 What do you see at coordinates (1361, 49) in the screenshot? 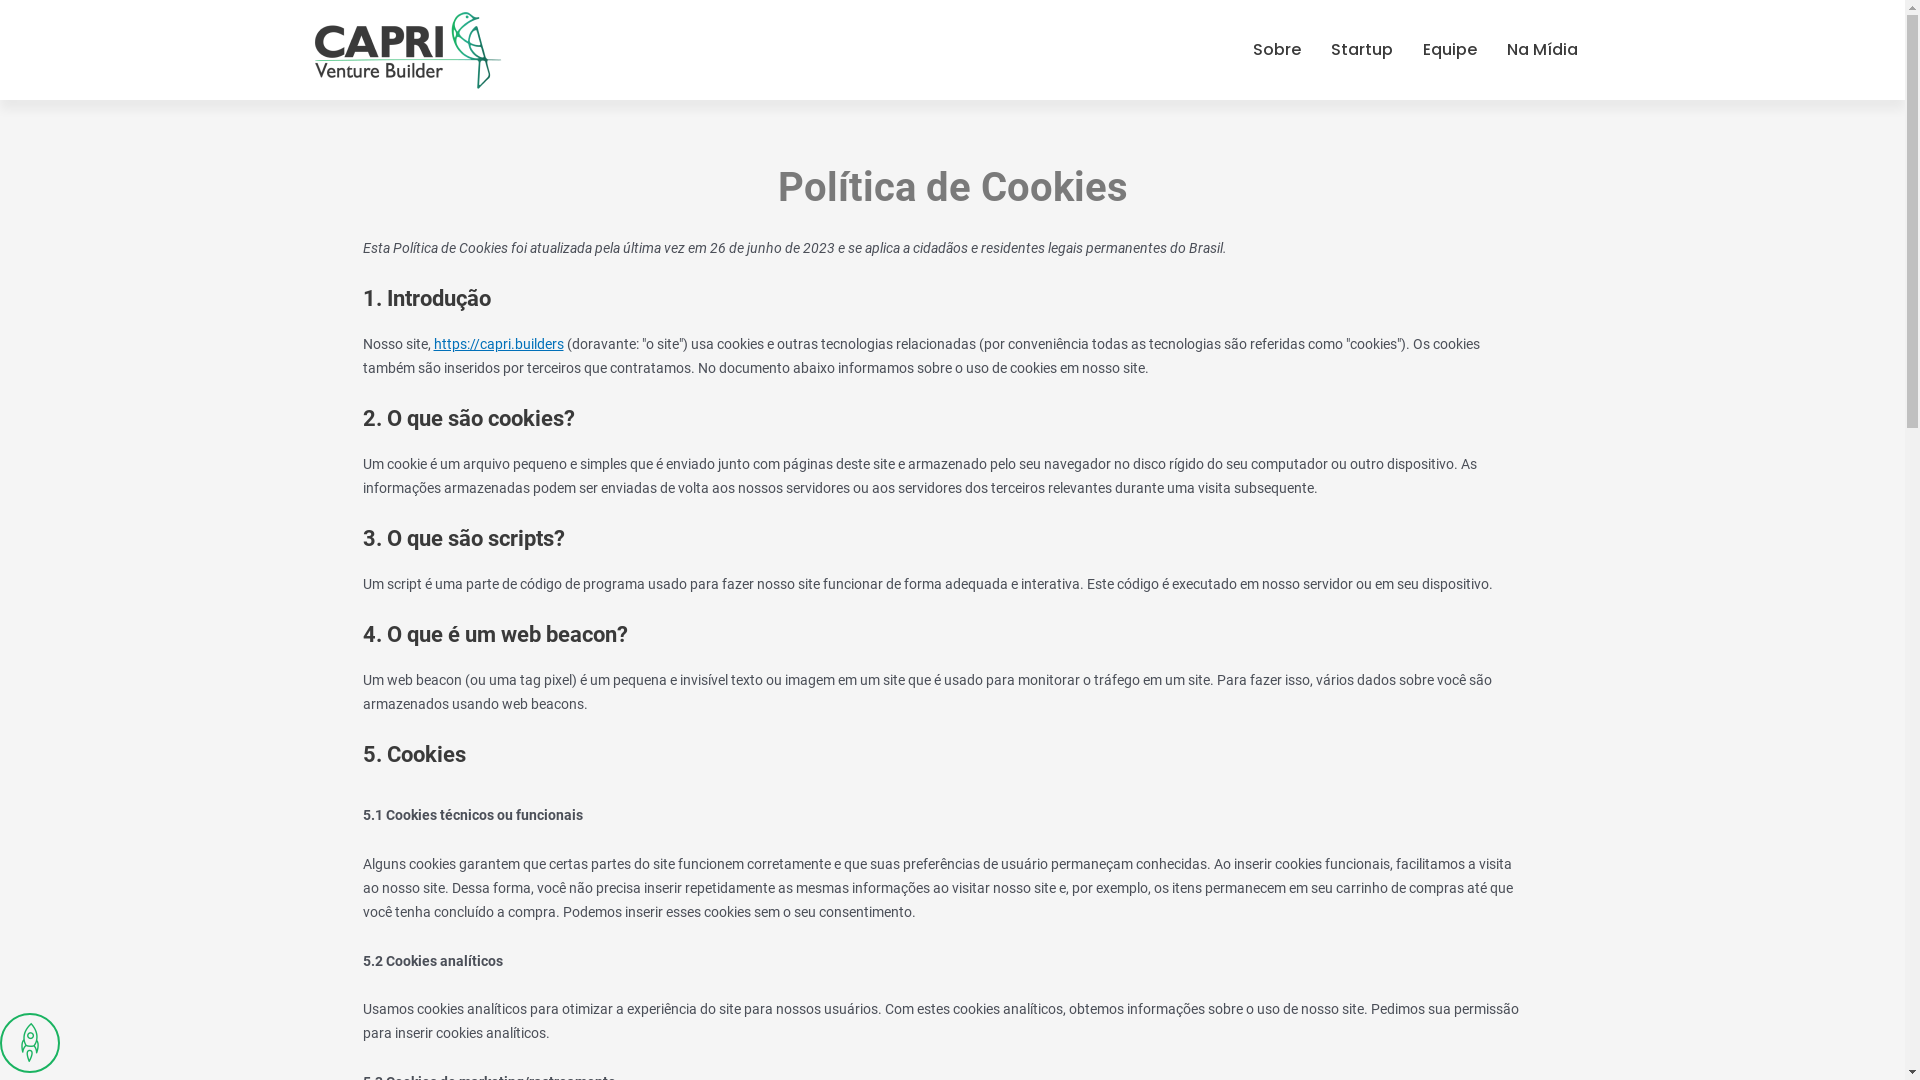
I see `'Startup'` at bounding box center [1361, 49].